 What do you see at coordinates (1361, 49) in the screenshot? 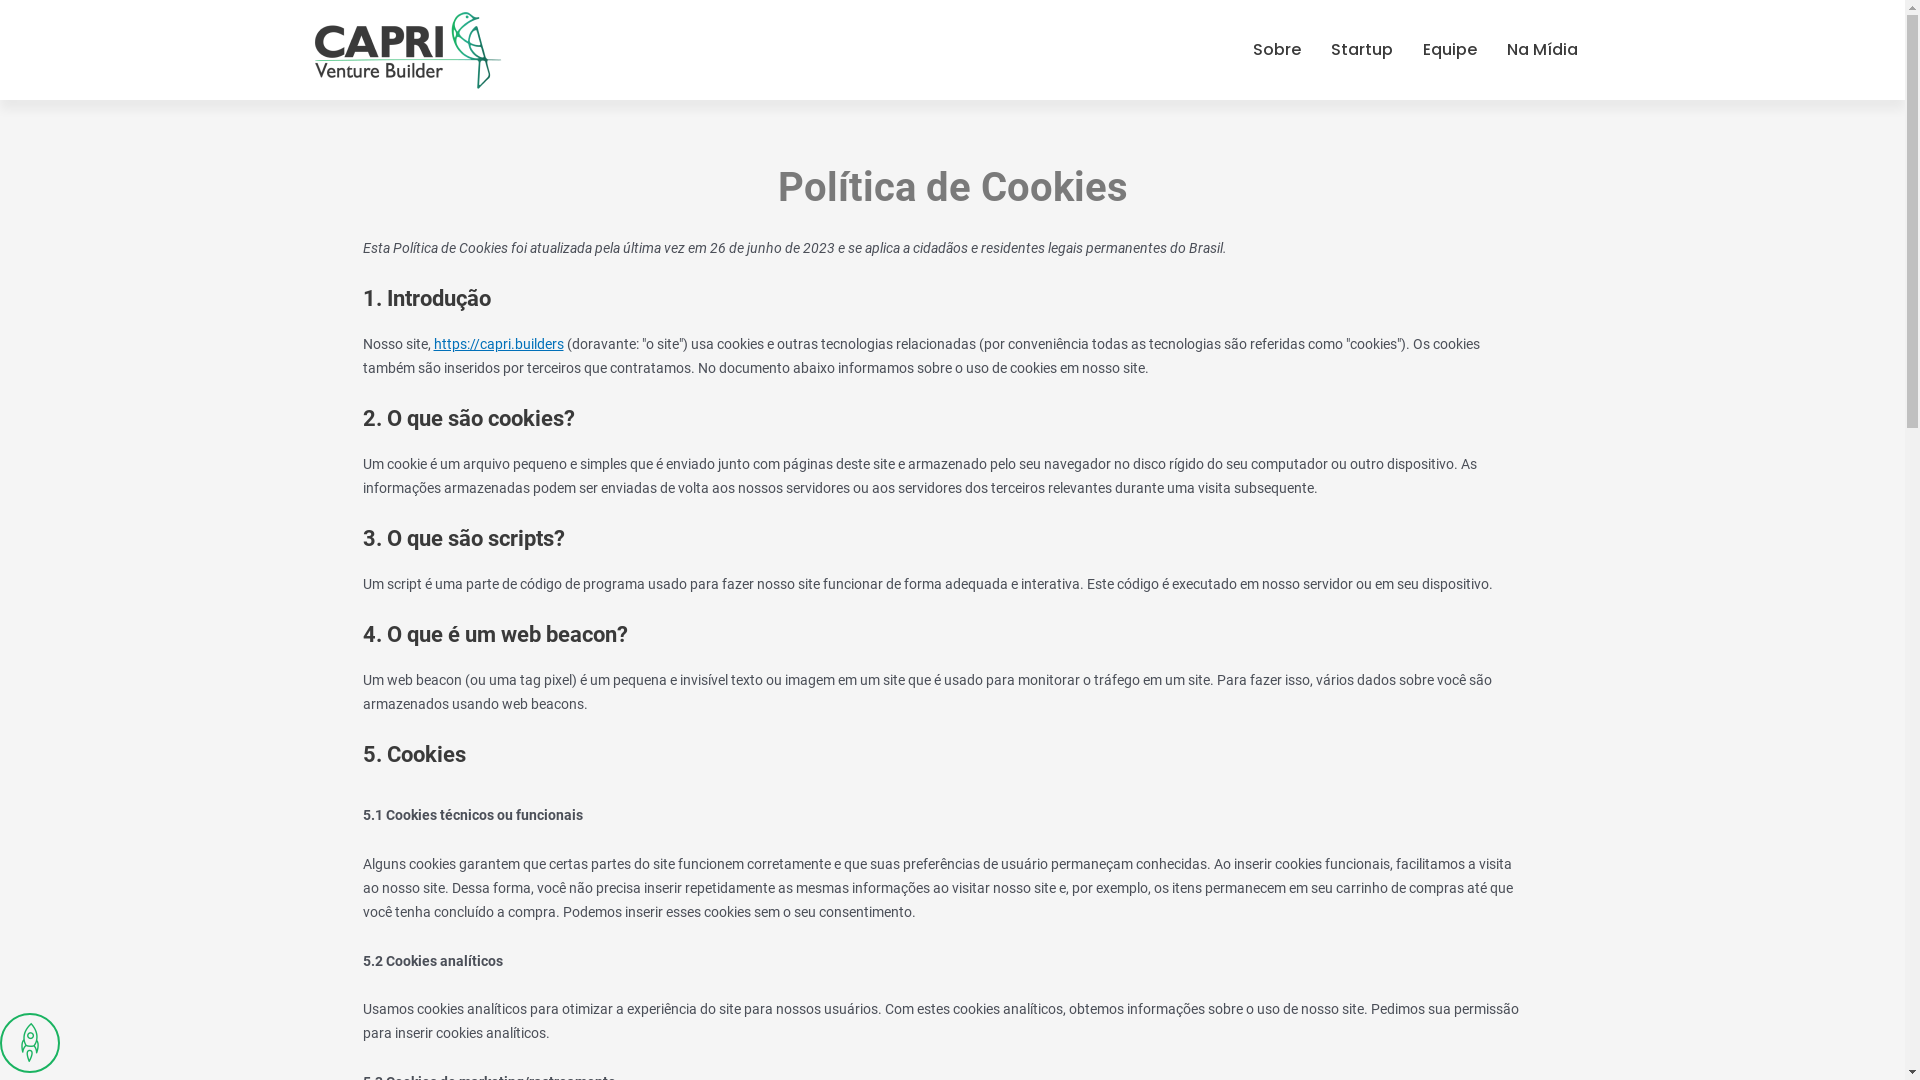
I see `'Startup'` at bounding box center [1361, 49].